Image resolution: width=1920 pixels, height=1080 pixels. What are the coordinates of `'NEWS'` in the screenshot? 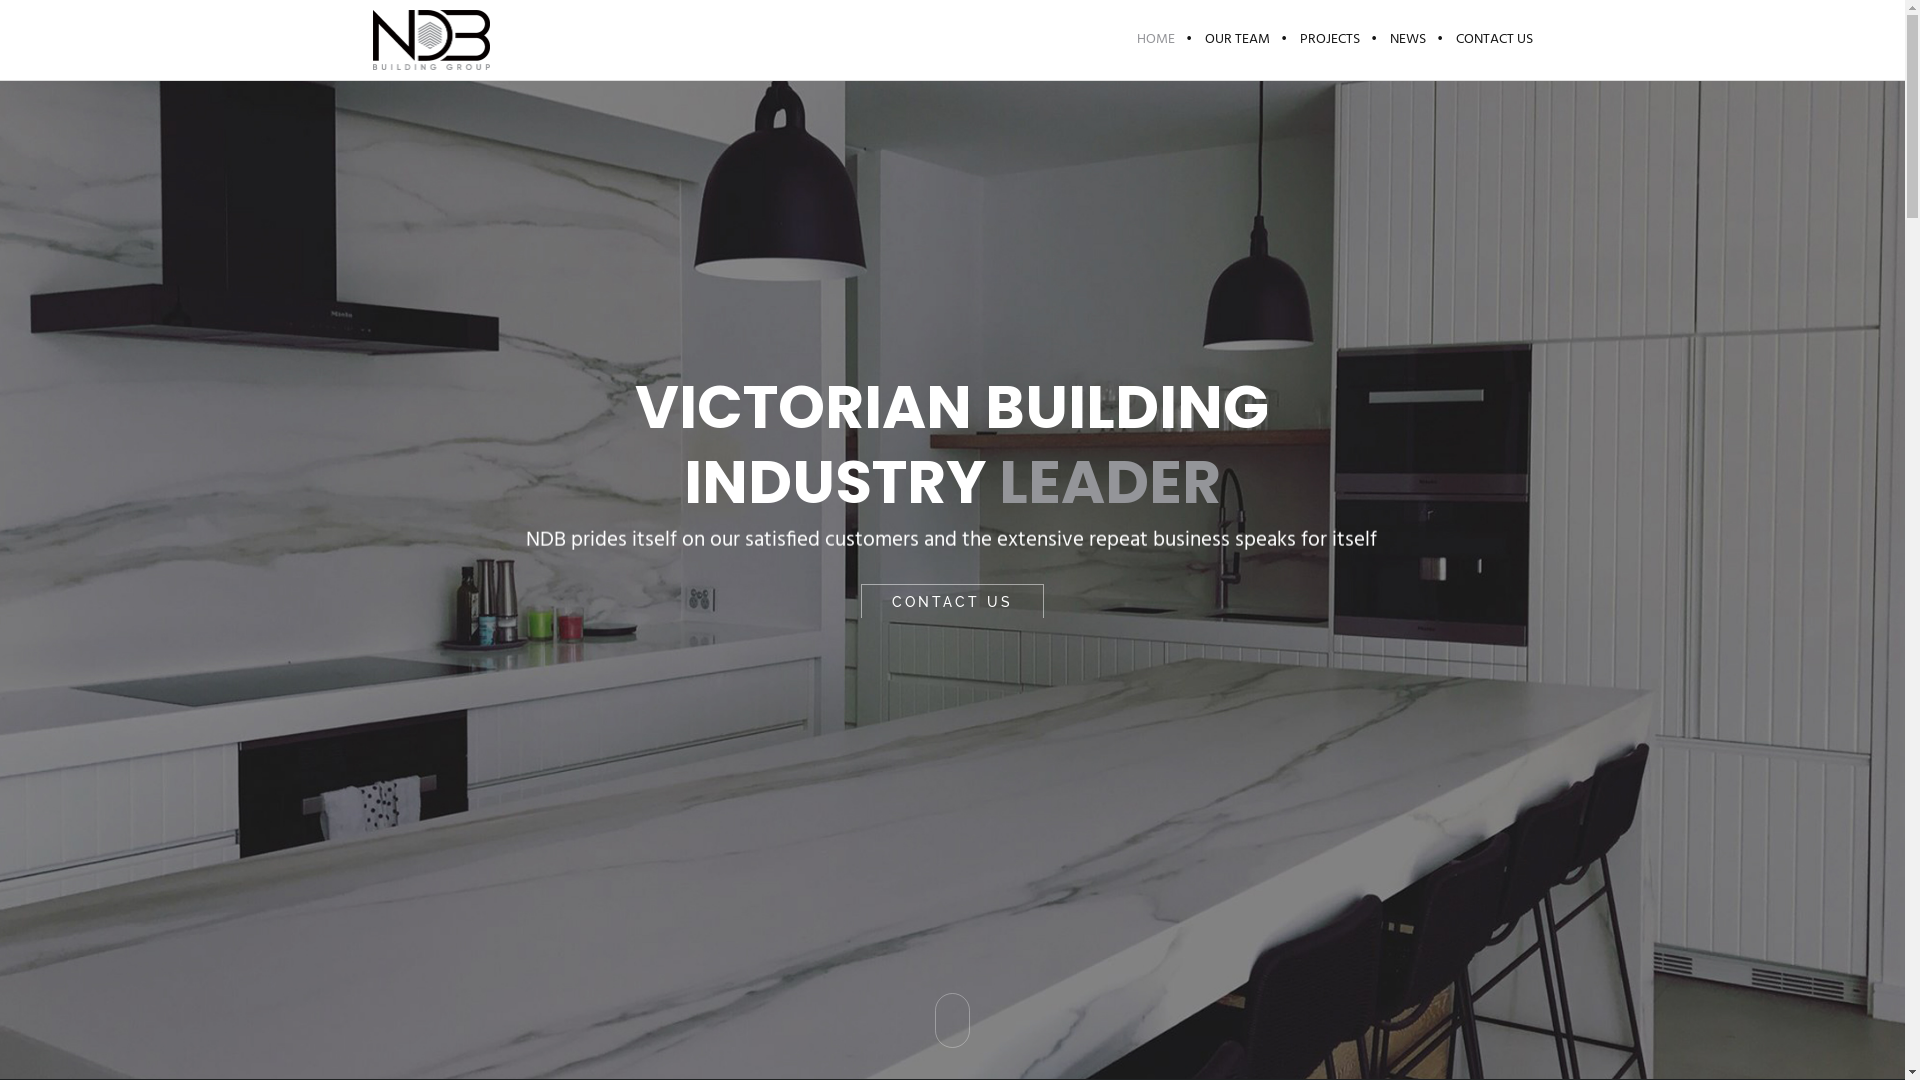 It's located at (1372, 39).